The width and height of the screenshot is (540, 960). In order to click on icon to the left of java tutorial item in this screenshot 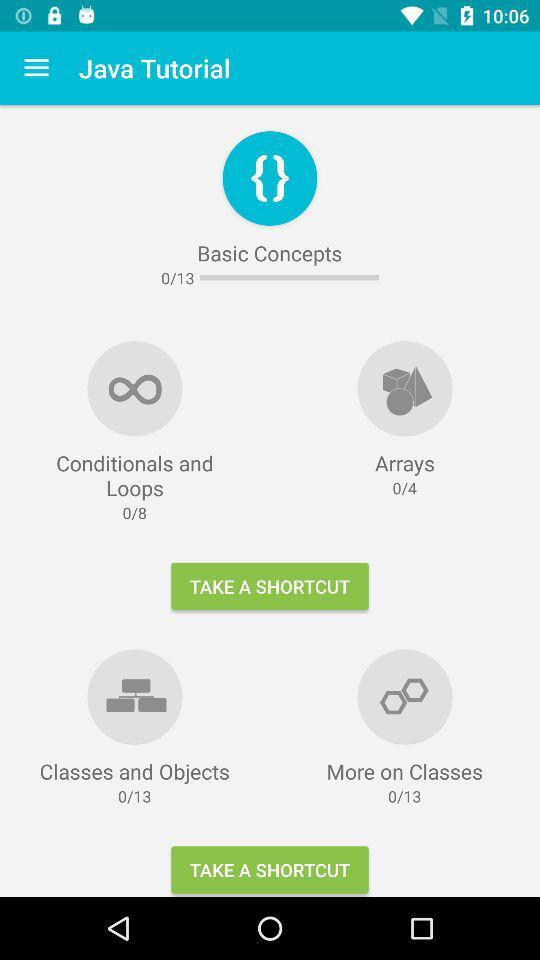, I will do `click(36, 68)`.